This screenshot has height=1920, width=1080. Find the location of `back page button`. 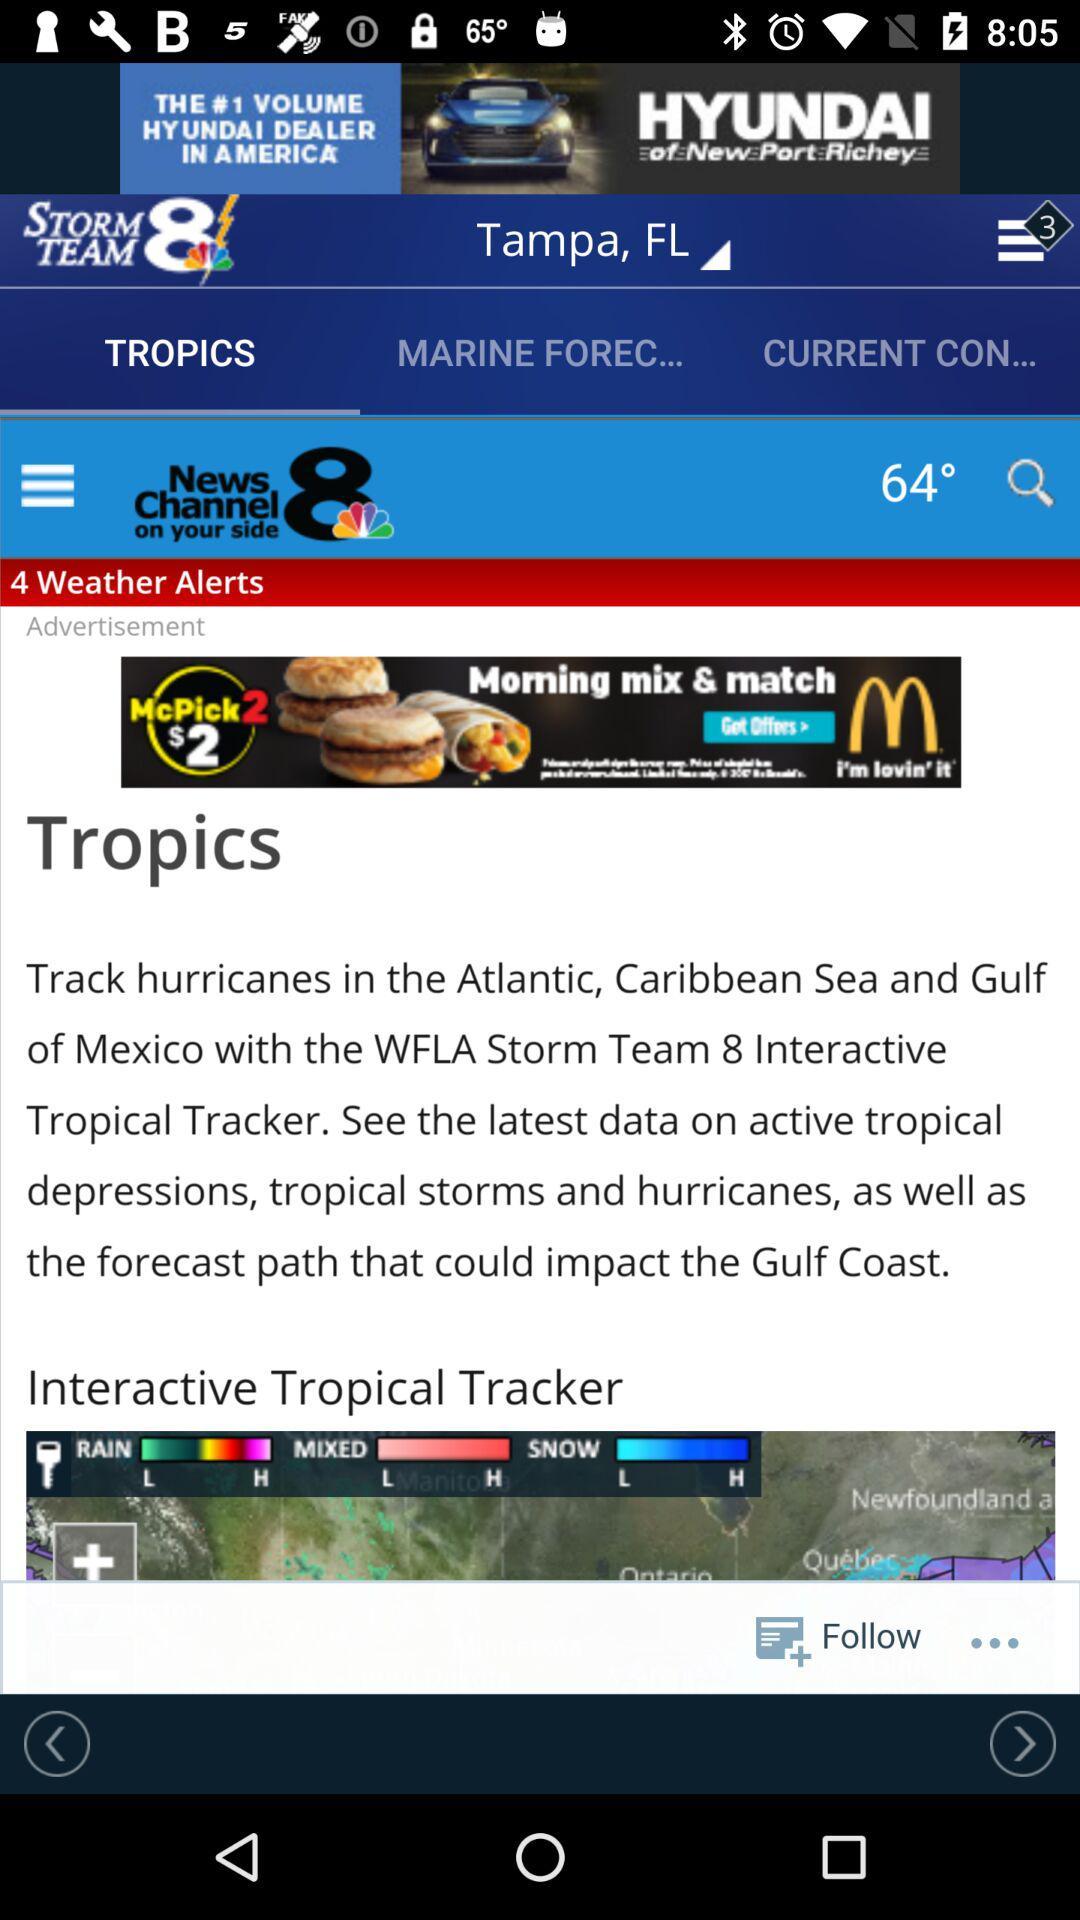

back page button is located at coordinates (56, 1742).